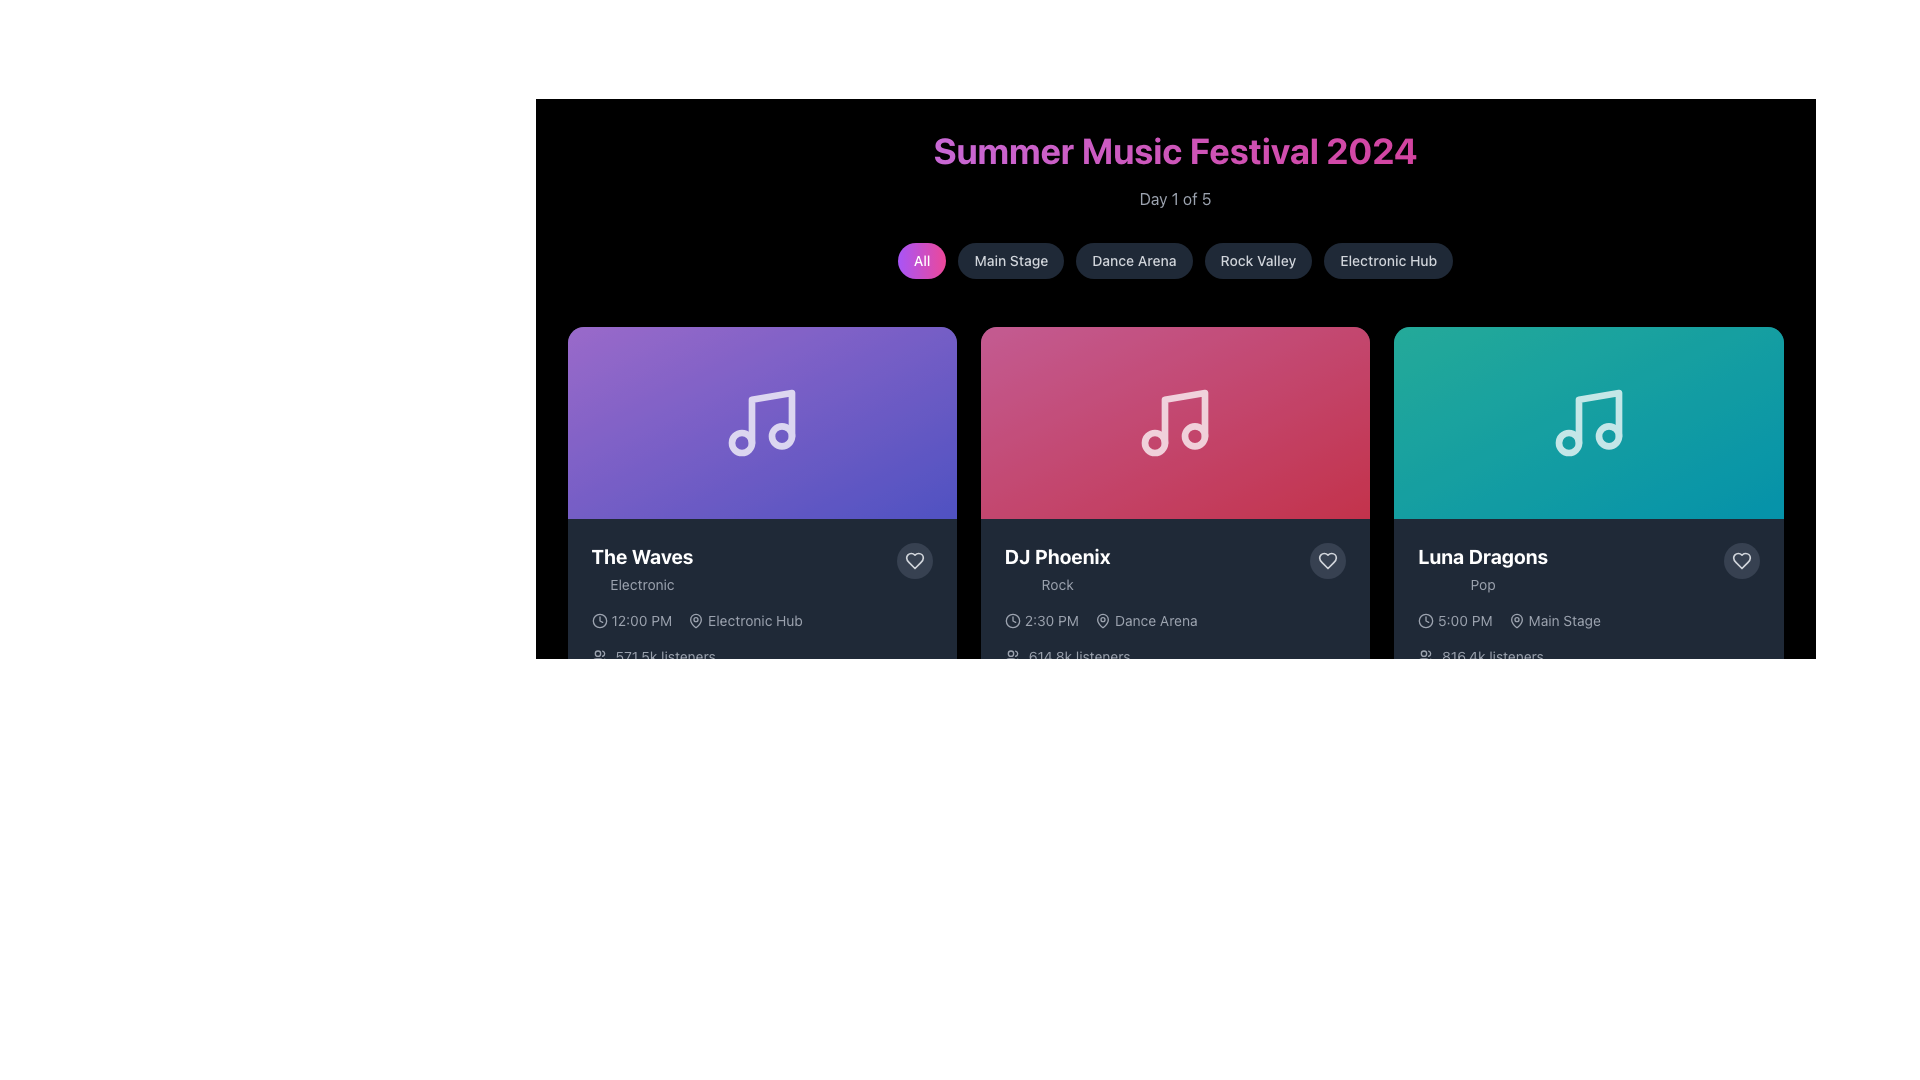 The image size is (1920, 1080). What do you see at coordinates (1146, 620) in the screenshot?
I see `the informational label indicating the venue or stage for 'DJ Phoenix', located to the right of the time indicator '2:30 PM' in the bottom portion of the card interface` at bounding box center [1146, 620].